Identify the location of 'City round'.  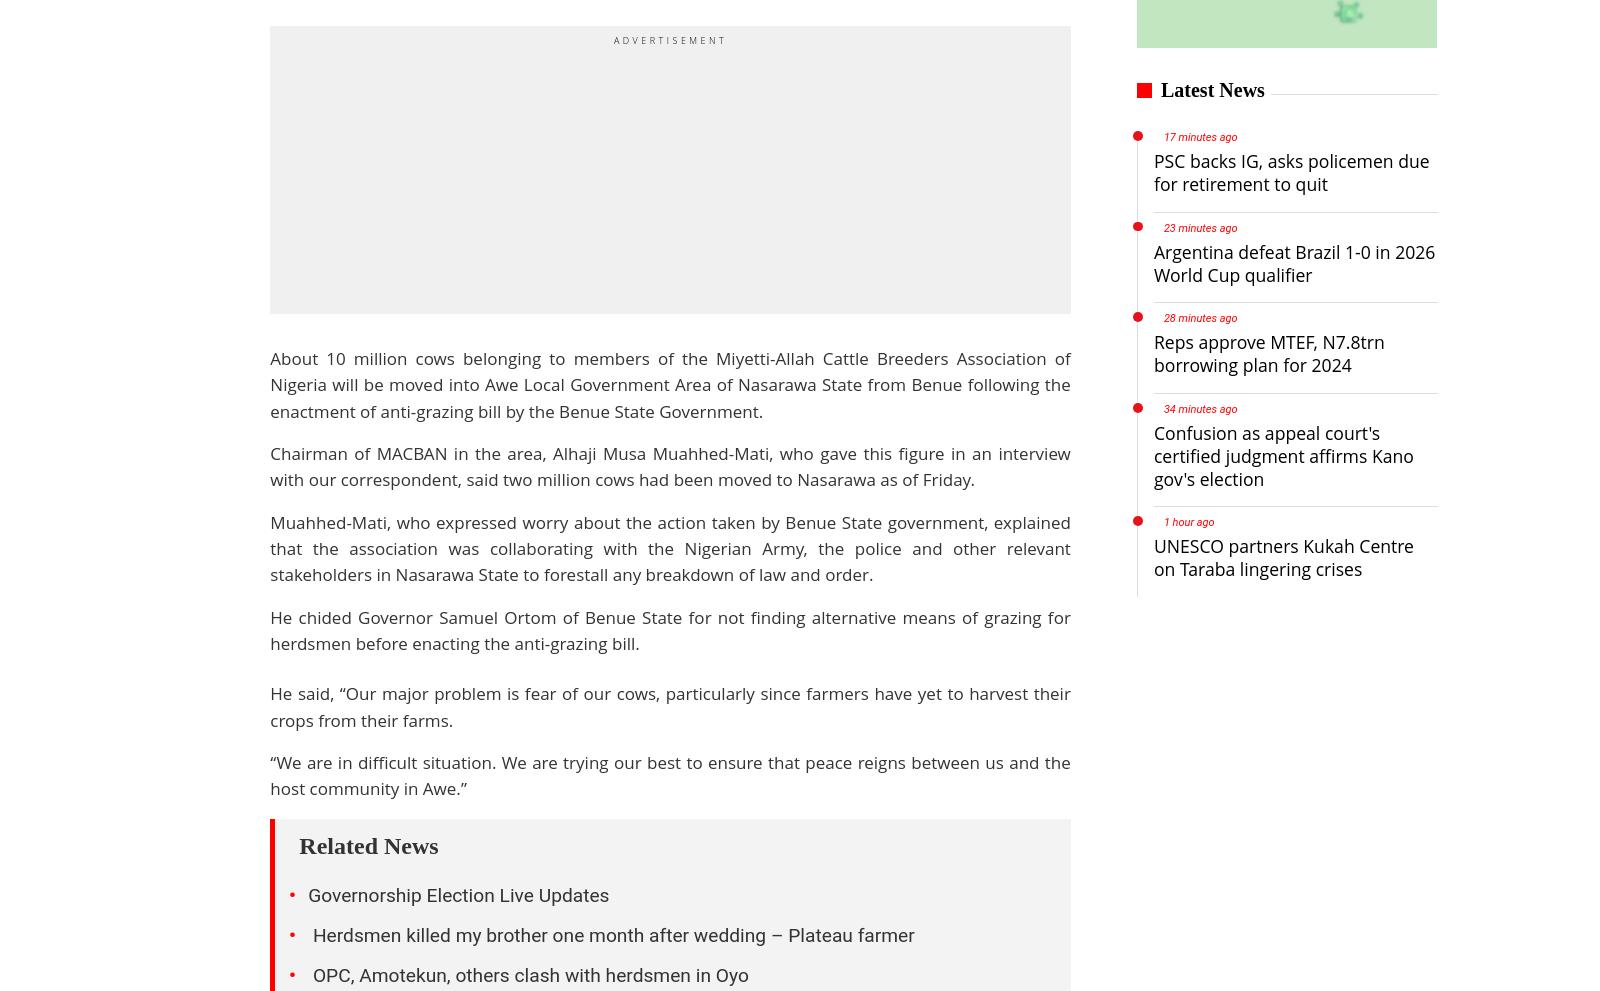
(607, 902).